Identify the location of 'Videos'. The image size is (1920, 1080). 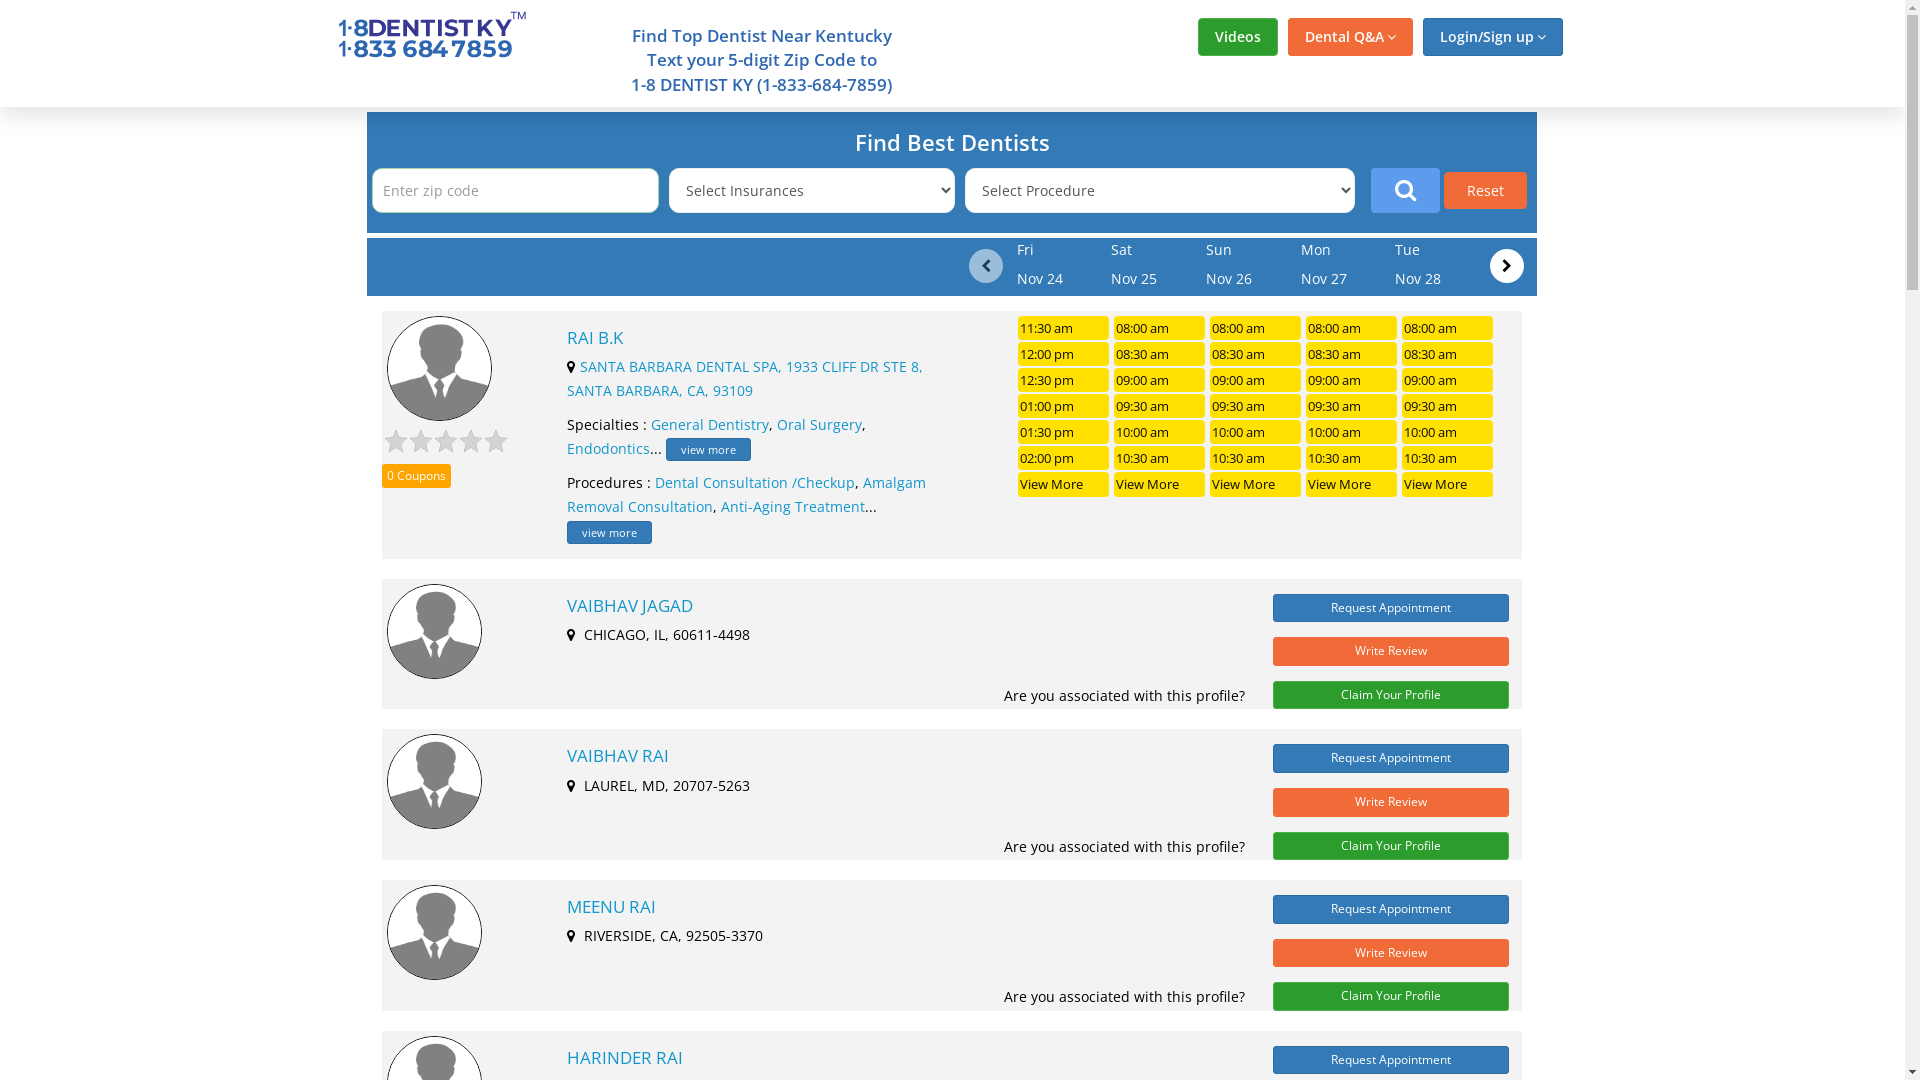
(1237, 37).